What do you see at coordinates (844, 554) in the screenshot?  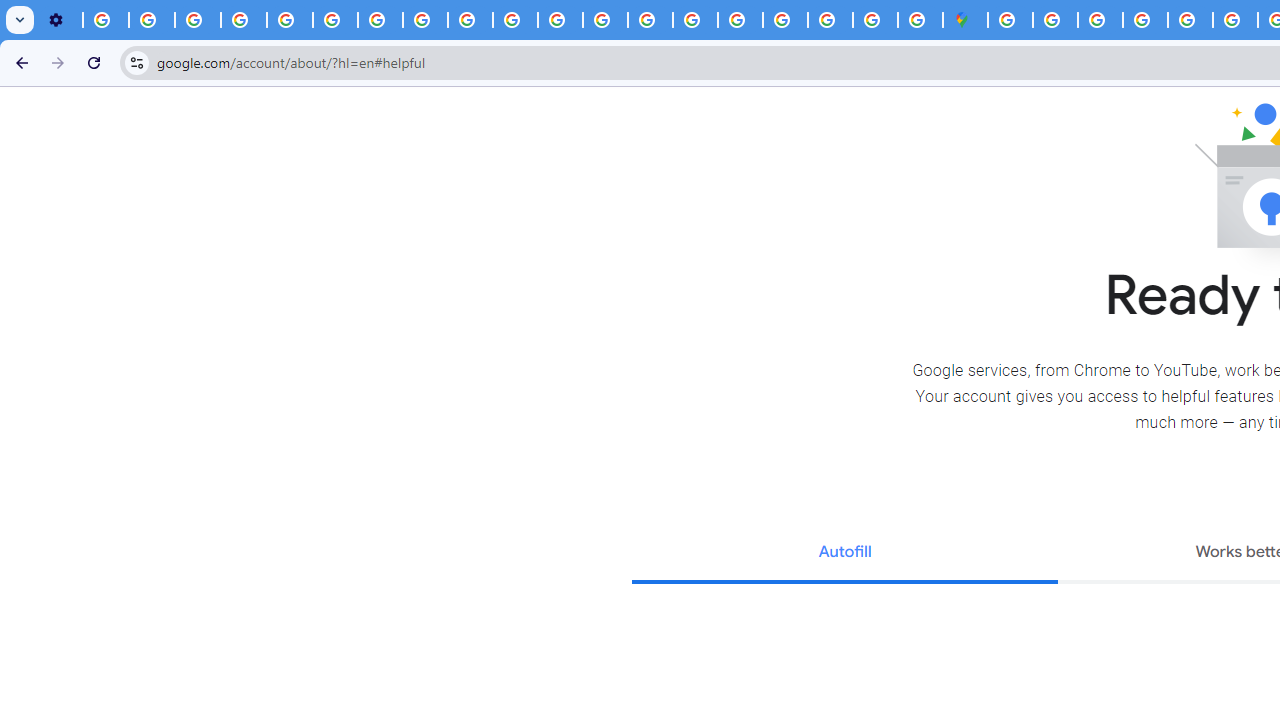 I see `'Autofill'` at bounding box center [844, 554].